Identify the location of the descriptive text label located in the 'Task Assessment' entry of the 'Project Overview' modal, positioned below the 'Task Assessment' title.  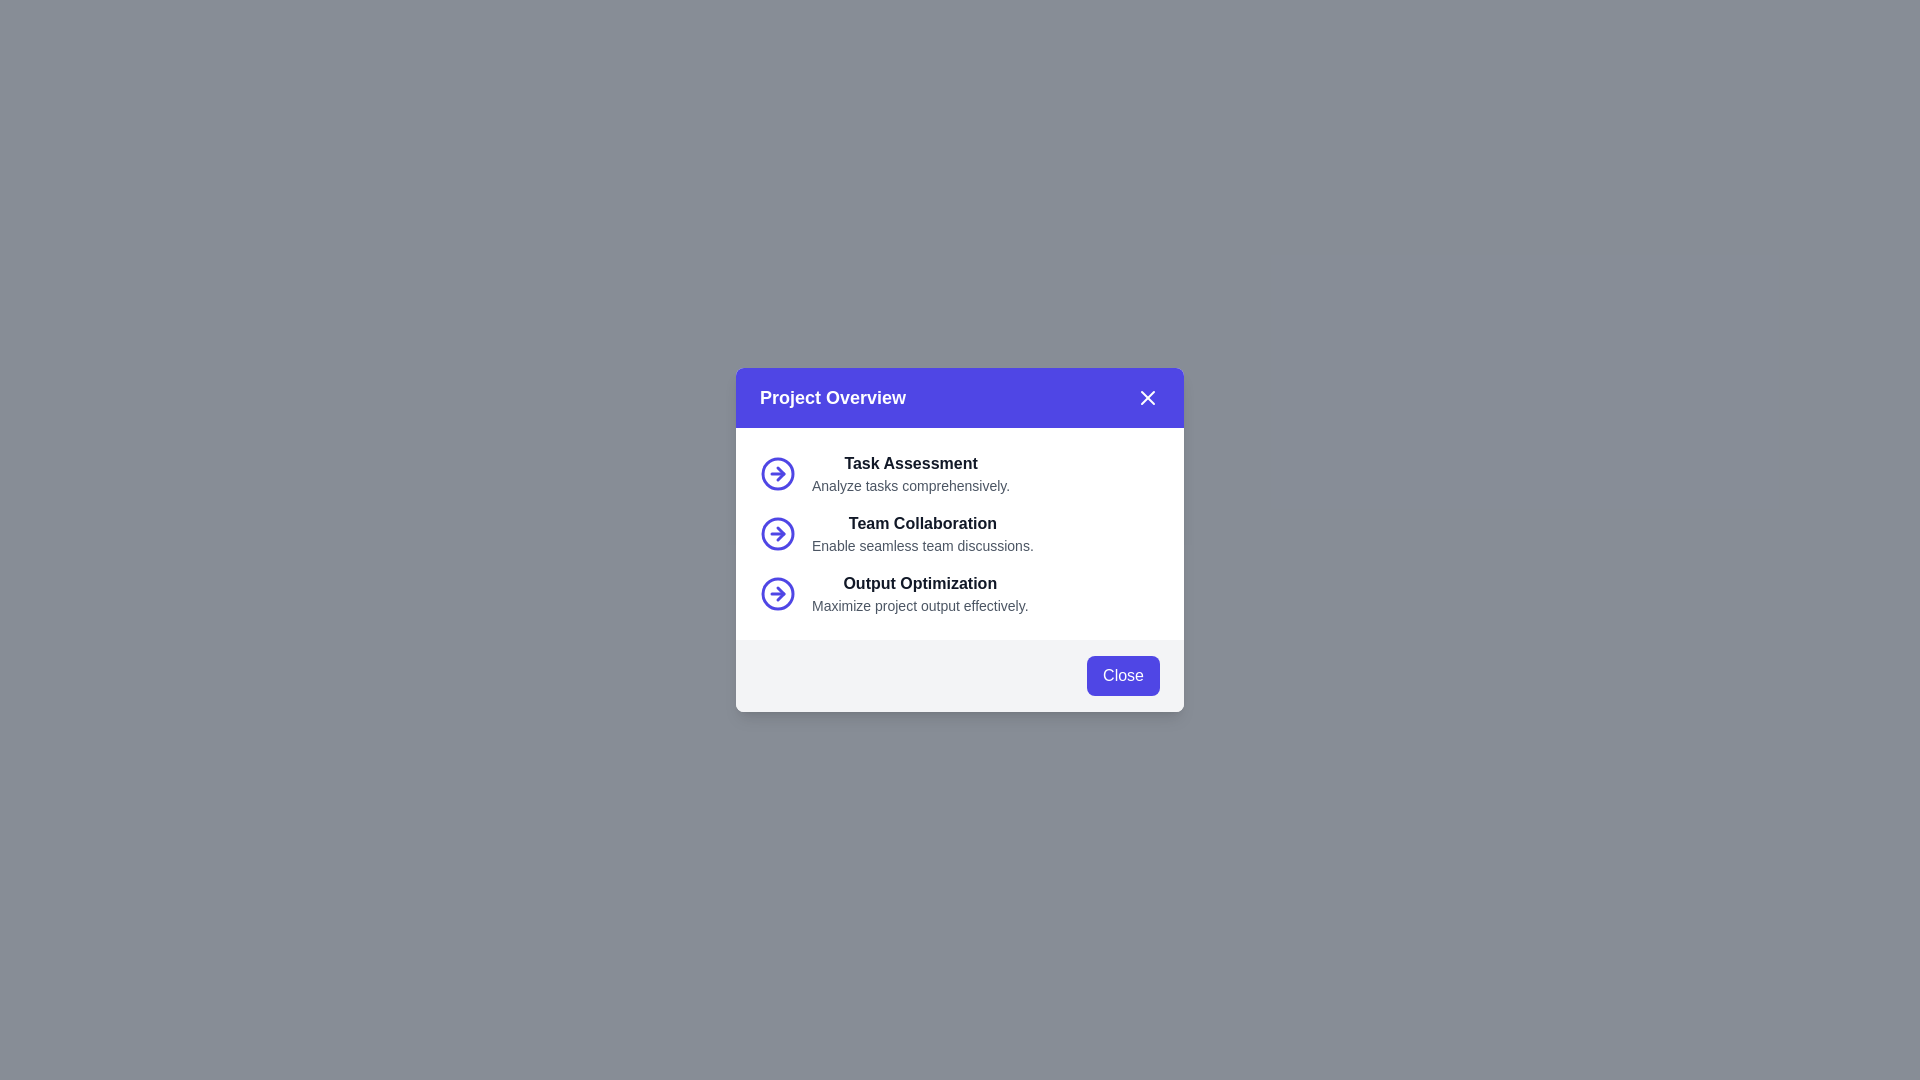
(910, 486).